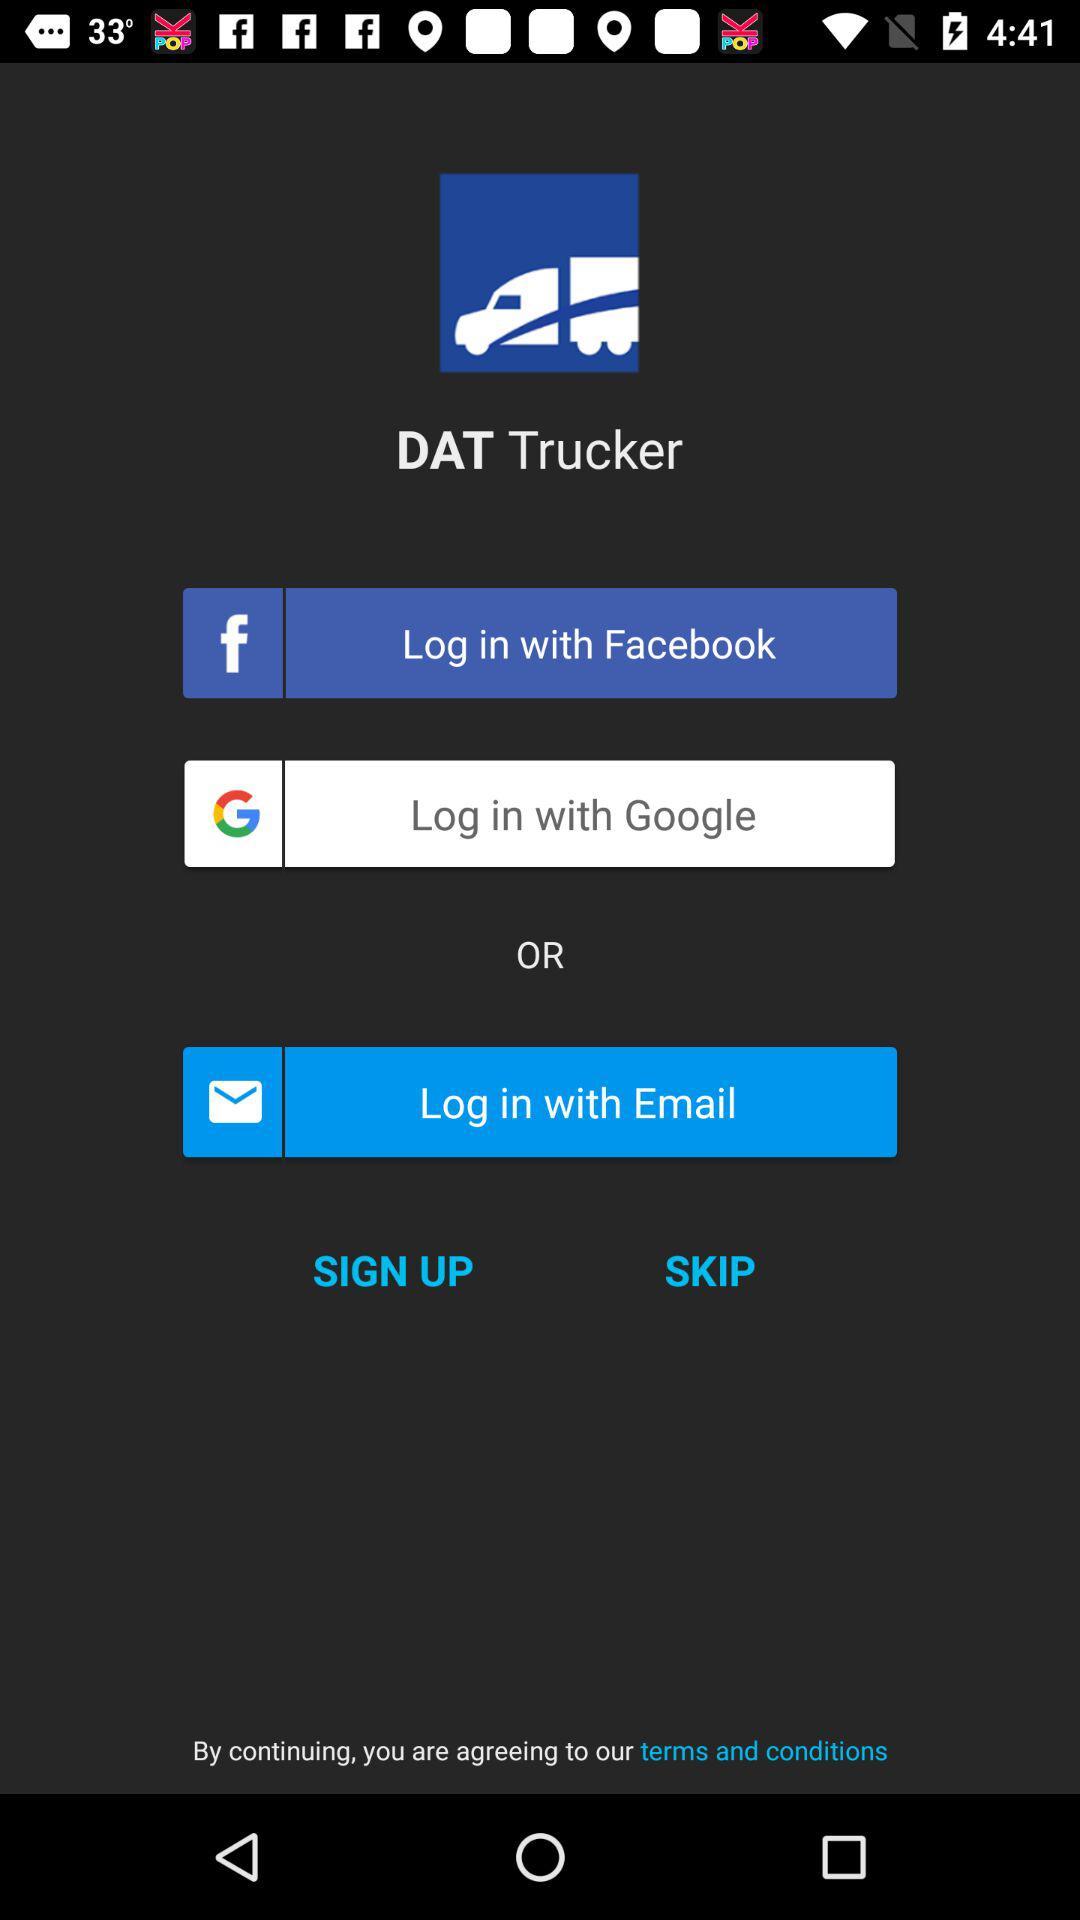  I want to click on the icon below log in with, so click(540, 953).